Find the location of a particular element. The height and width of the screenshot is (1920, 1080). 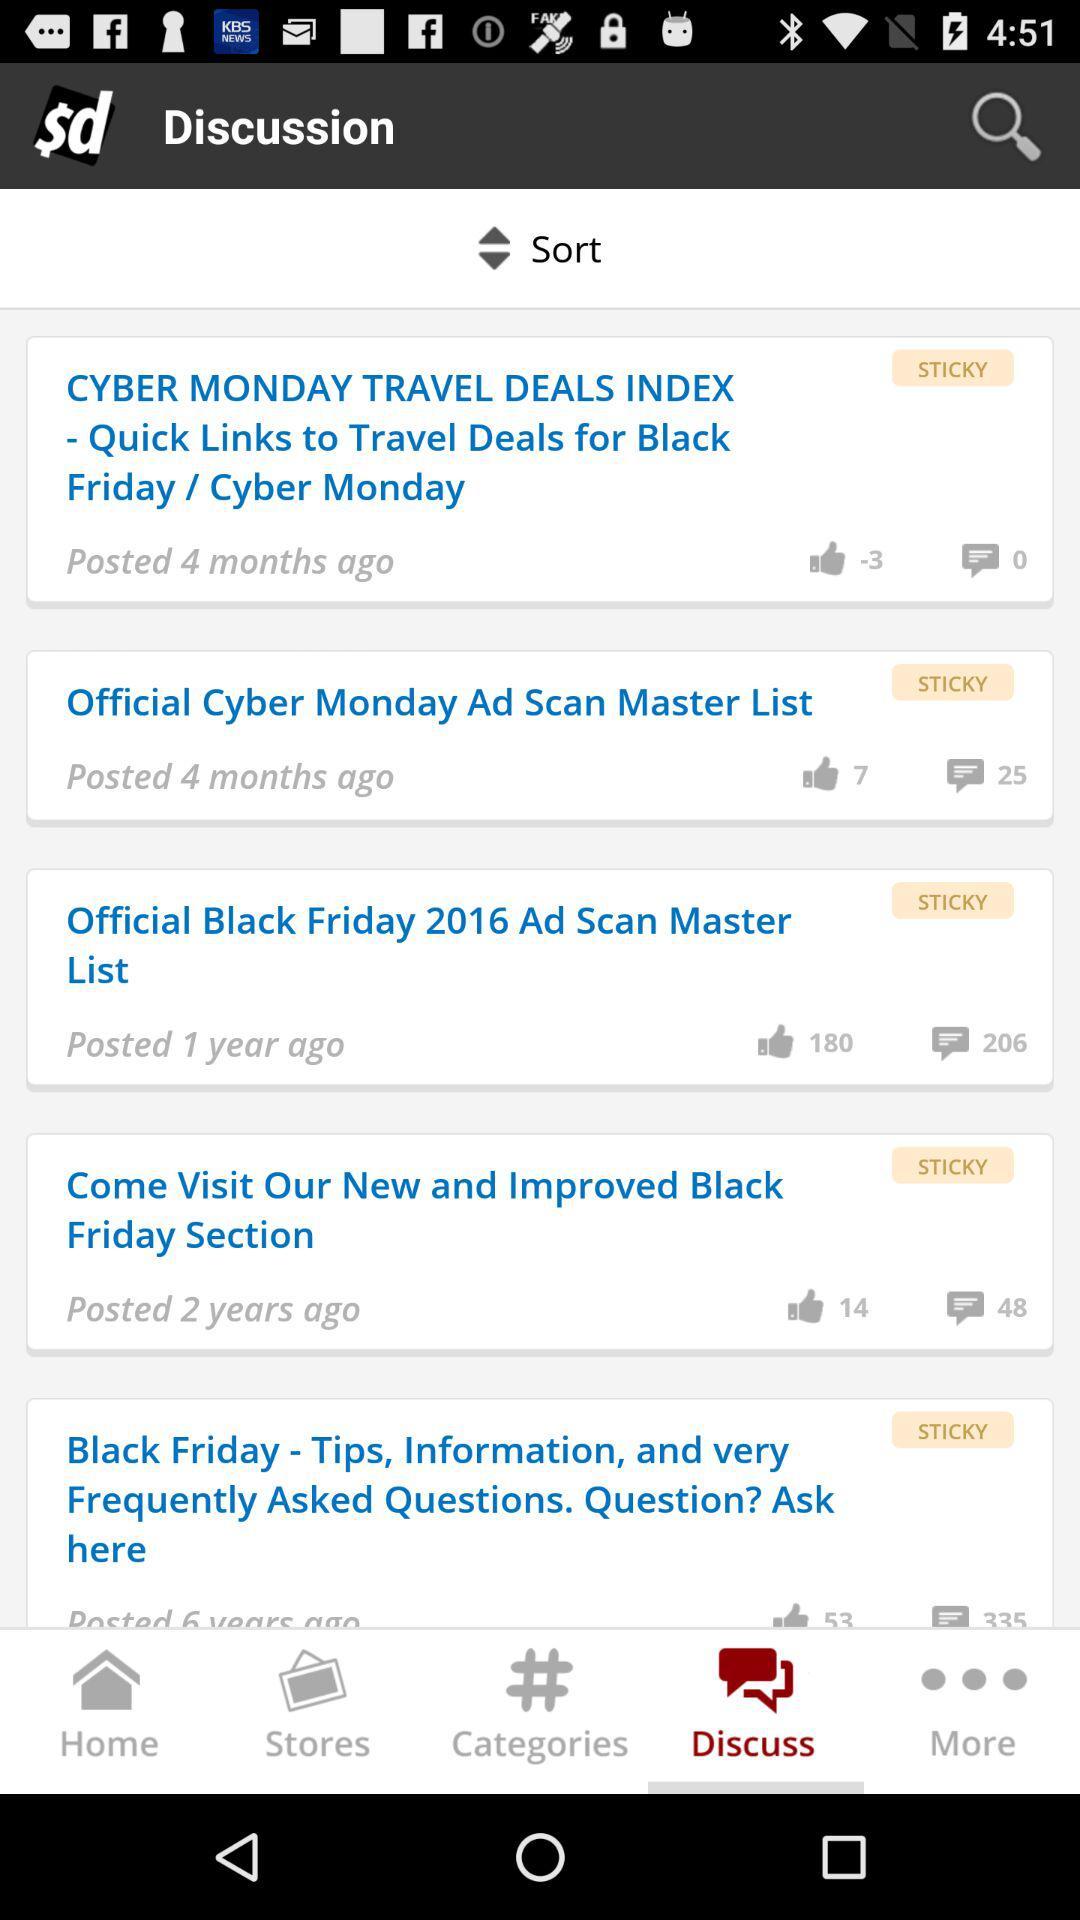

the chat icon is located at coordinates (756, 1836).